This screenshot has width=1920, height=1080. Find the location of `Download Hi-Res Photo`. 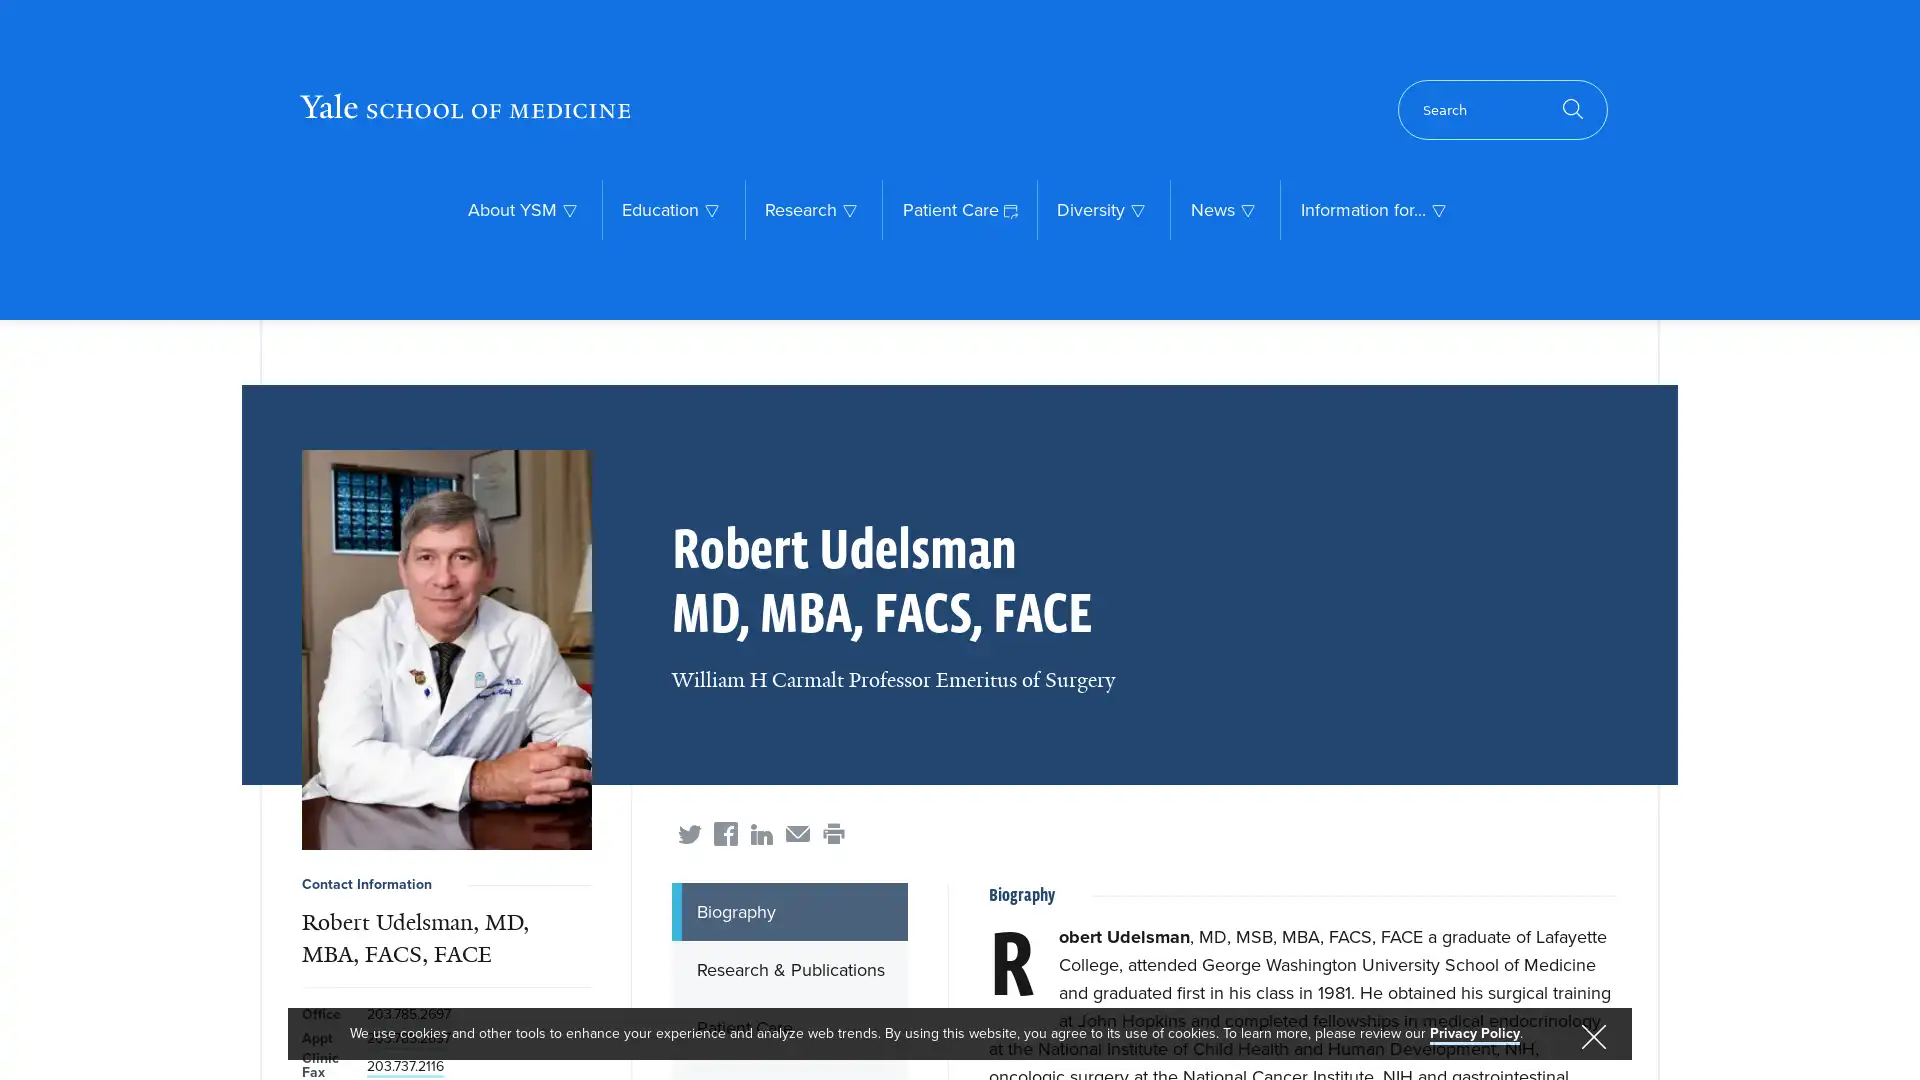

Download Hi-Res Photo is located at coordinates (445, 650).